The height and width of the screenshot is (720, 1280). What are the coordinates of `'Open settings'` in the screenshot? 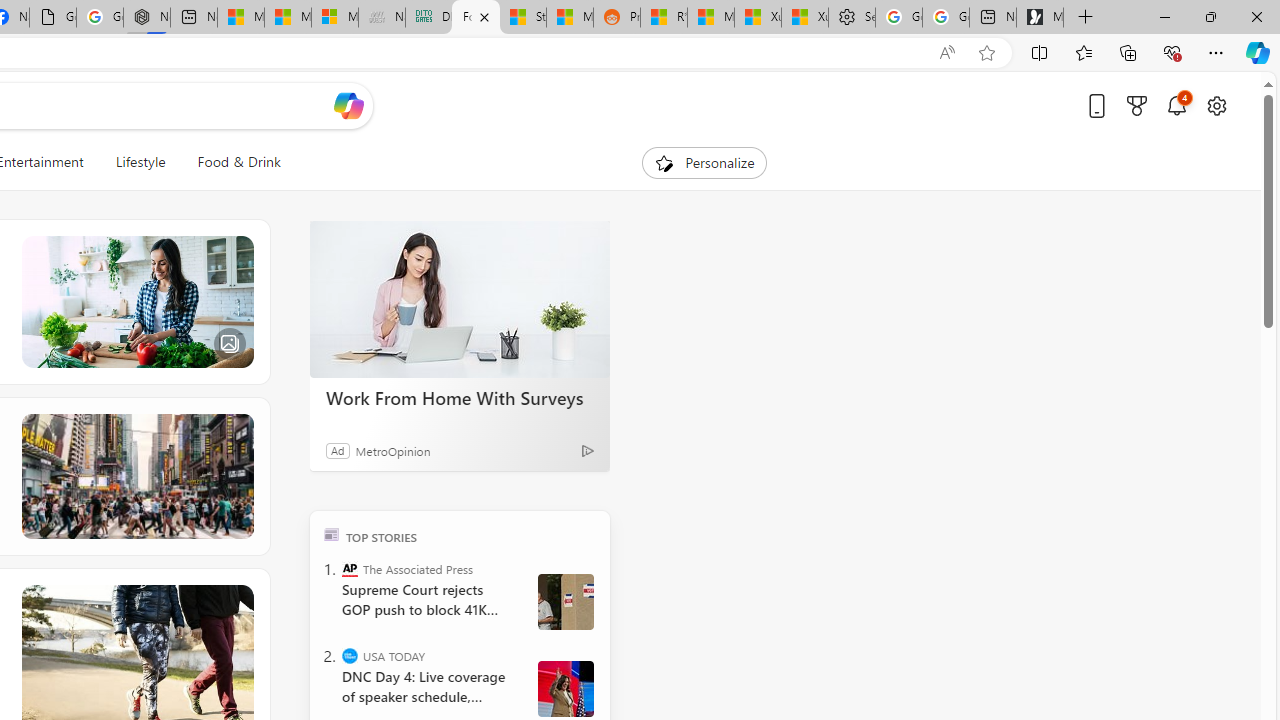 It's located at (1215, 105).